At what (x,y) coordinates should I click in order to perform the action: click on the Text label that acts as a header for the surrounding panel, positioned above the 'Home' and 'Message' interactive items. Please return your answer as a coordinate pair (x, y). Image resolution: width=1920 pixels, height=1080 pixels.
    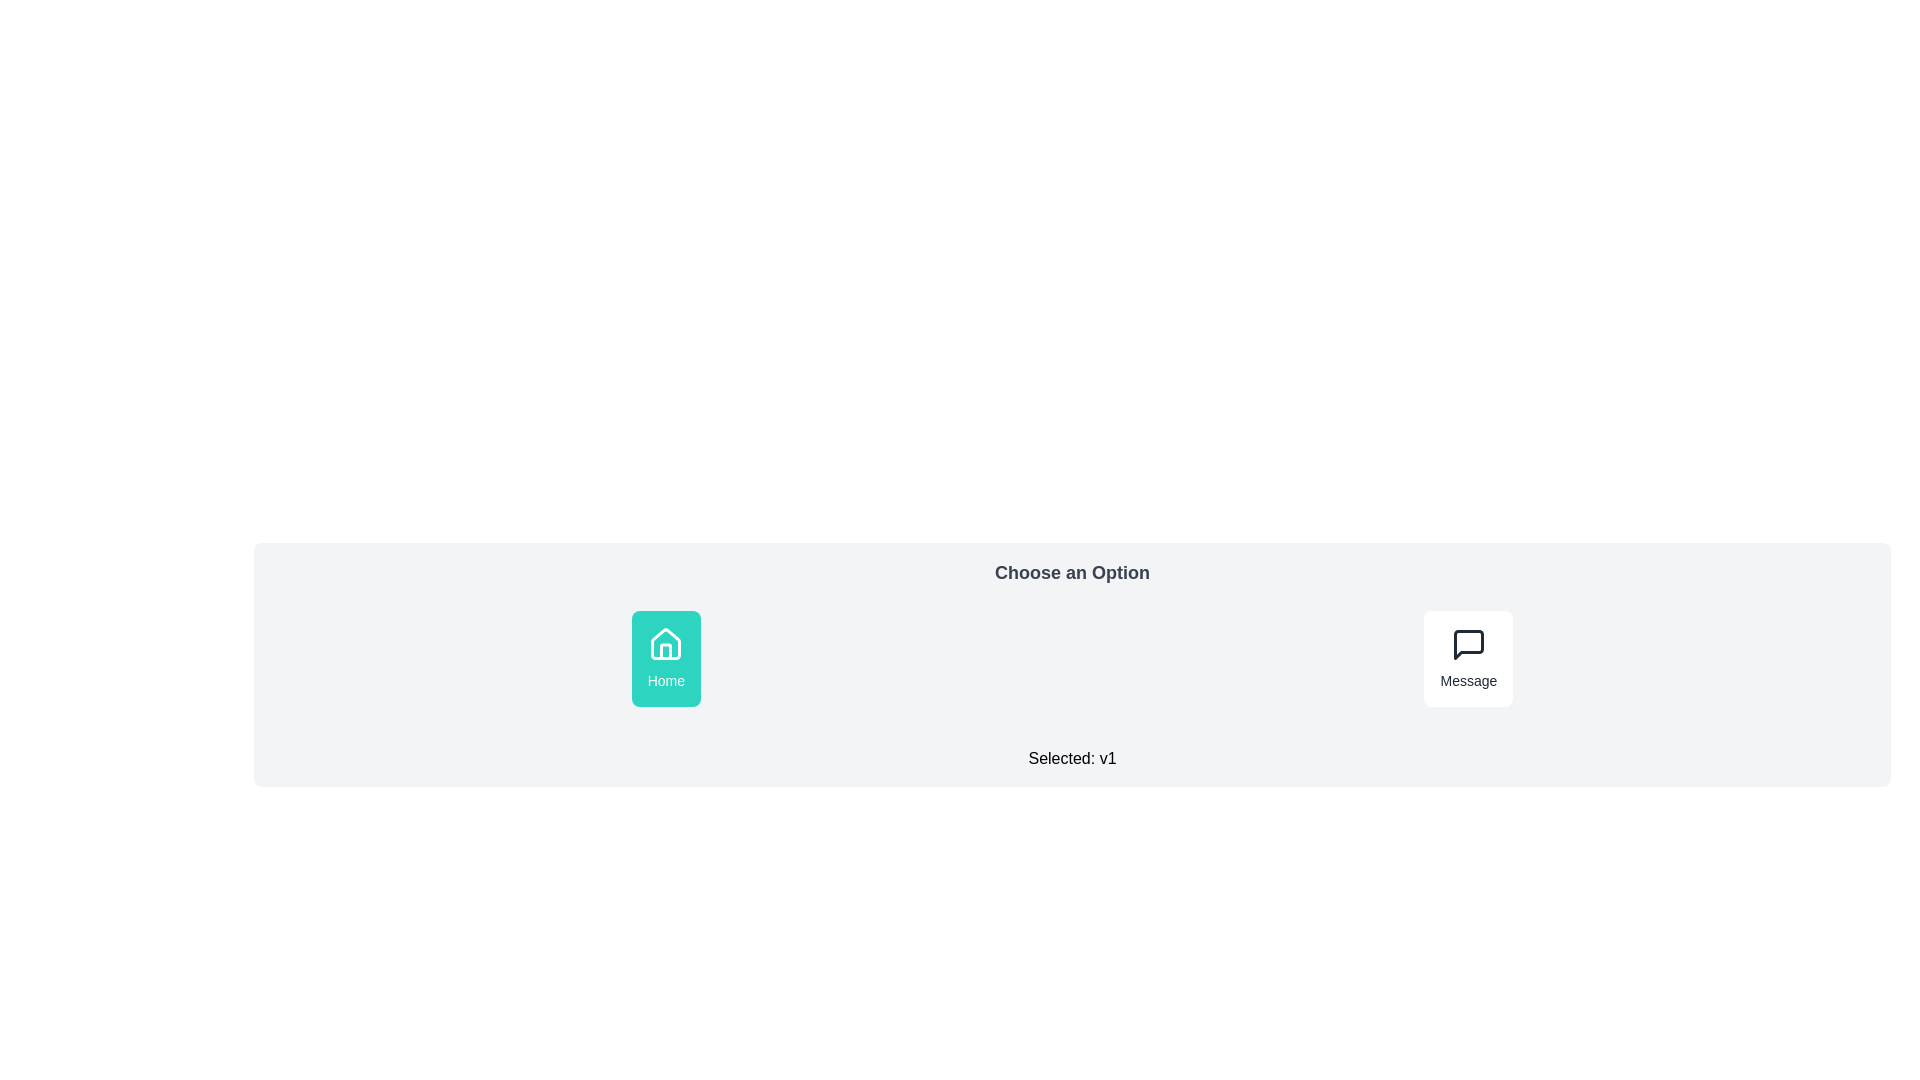
    Looking at the image, I should click on (1071, 573).